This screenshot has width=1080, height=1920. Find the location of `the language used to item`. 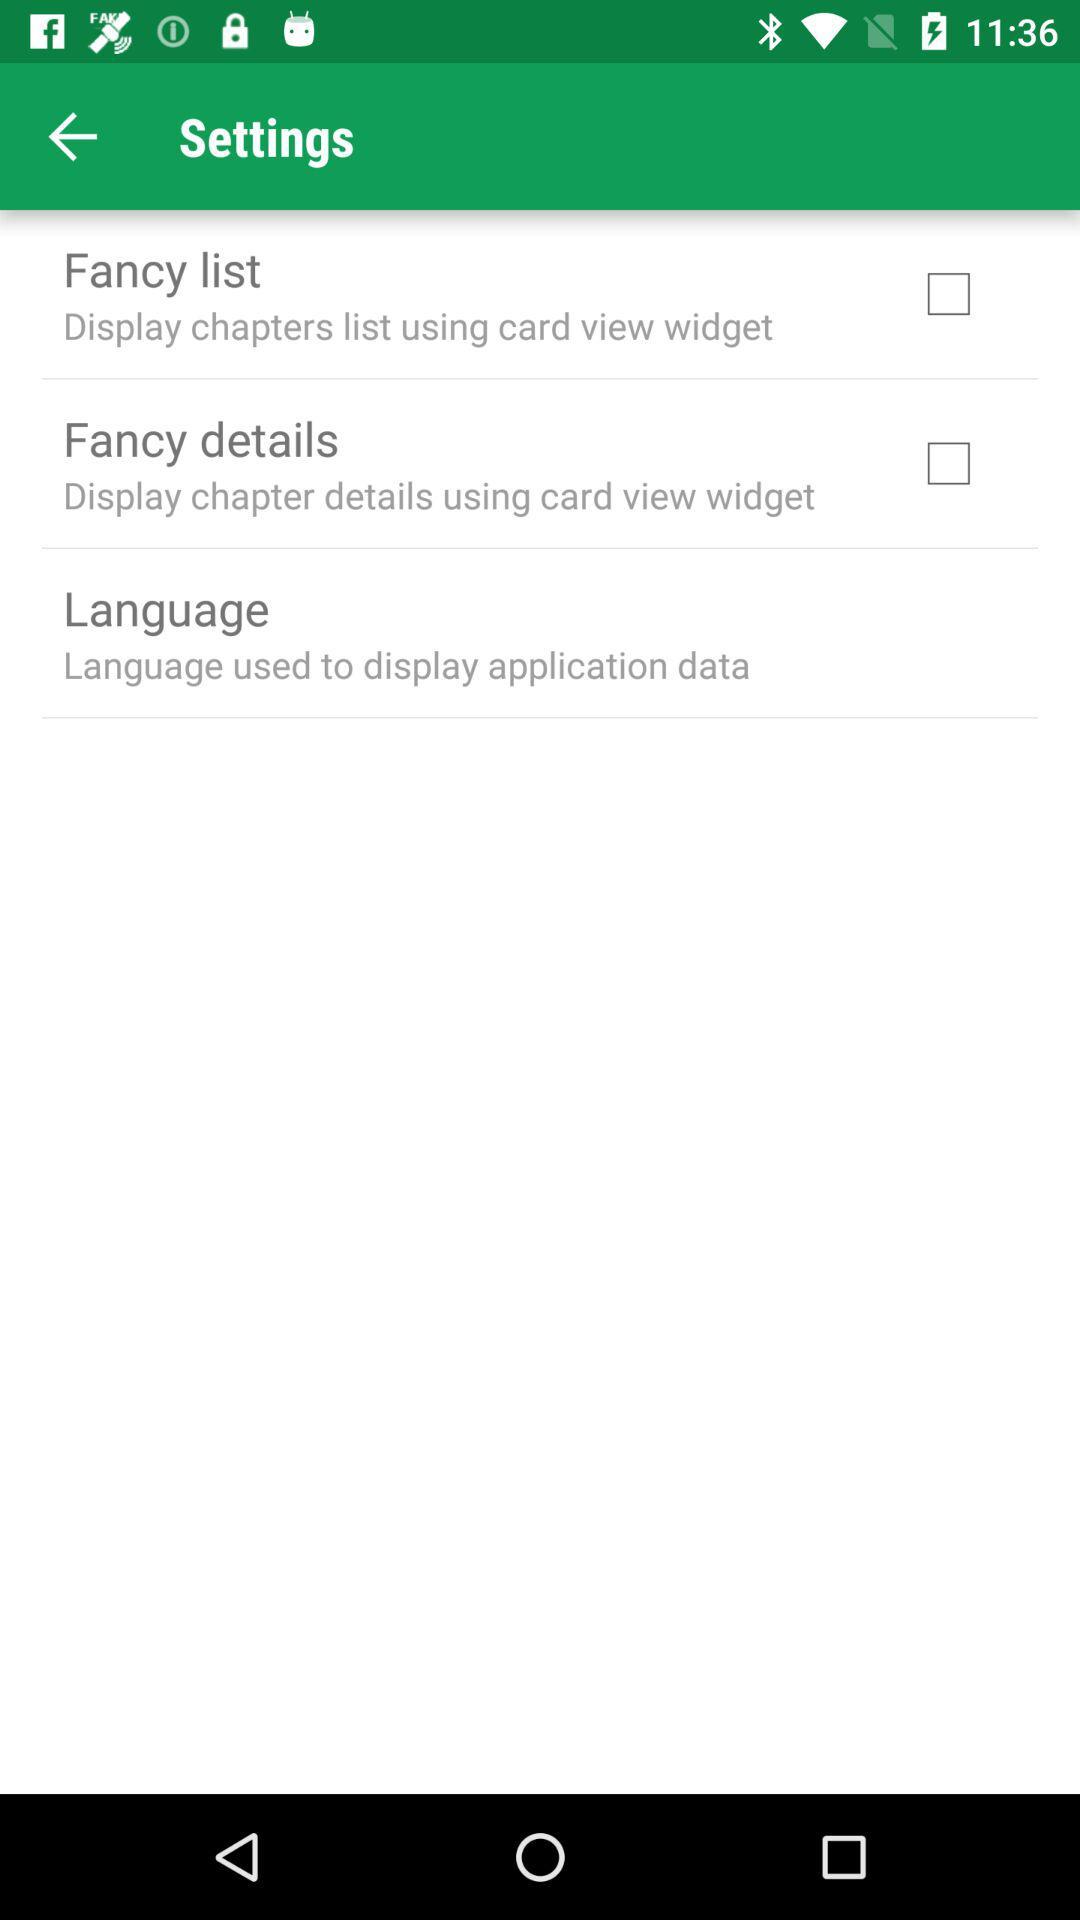

the language used to item is located at coordinates (405, 664).